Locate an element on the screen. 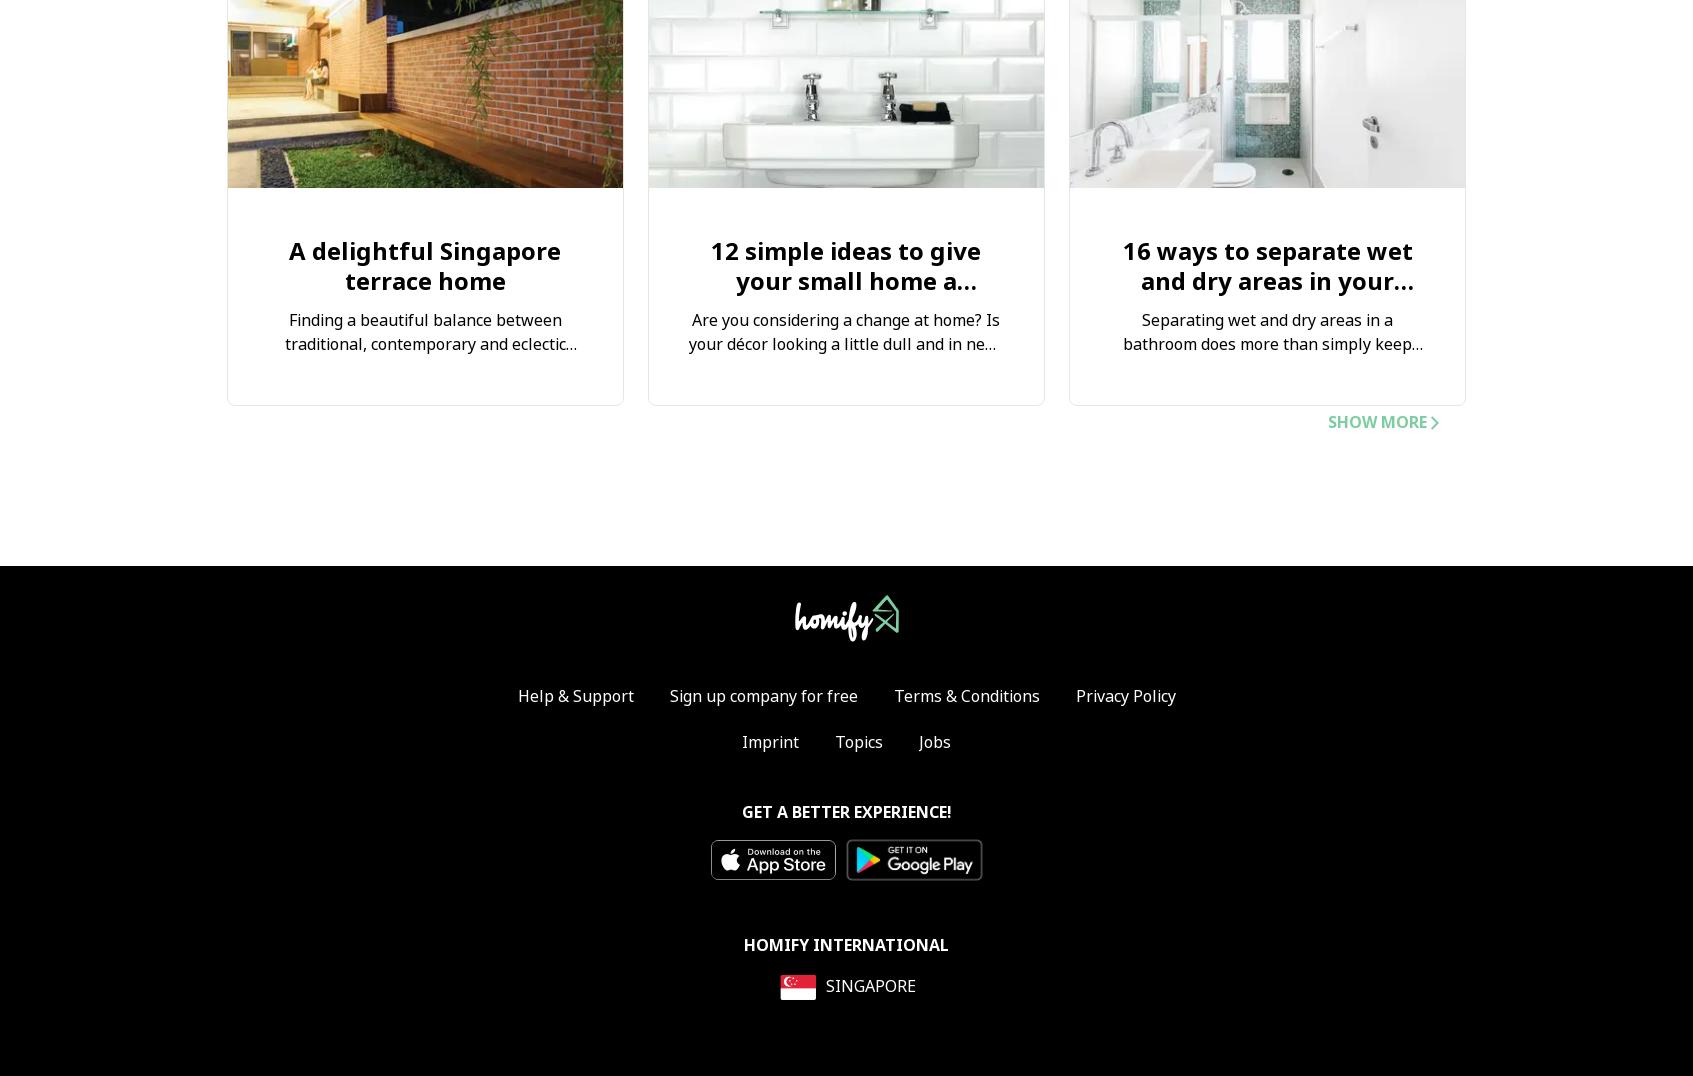  'Imprint' is located at coordinates (770, 741).